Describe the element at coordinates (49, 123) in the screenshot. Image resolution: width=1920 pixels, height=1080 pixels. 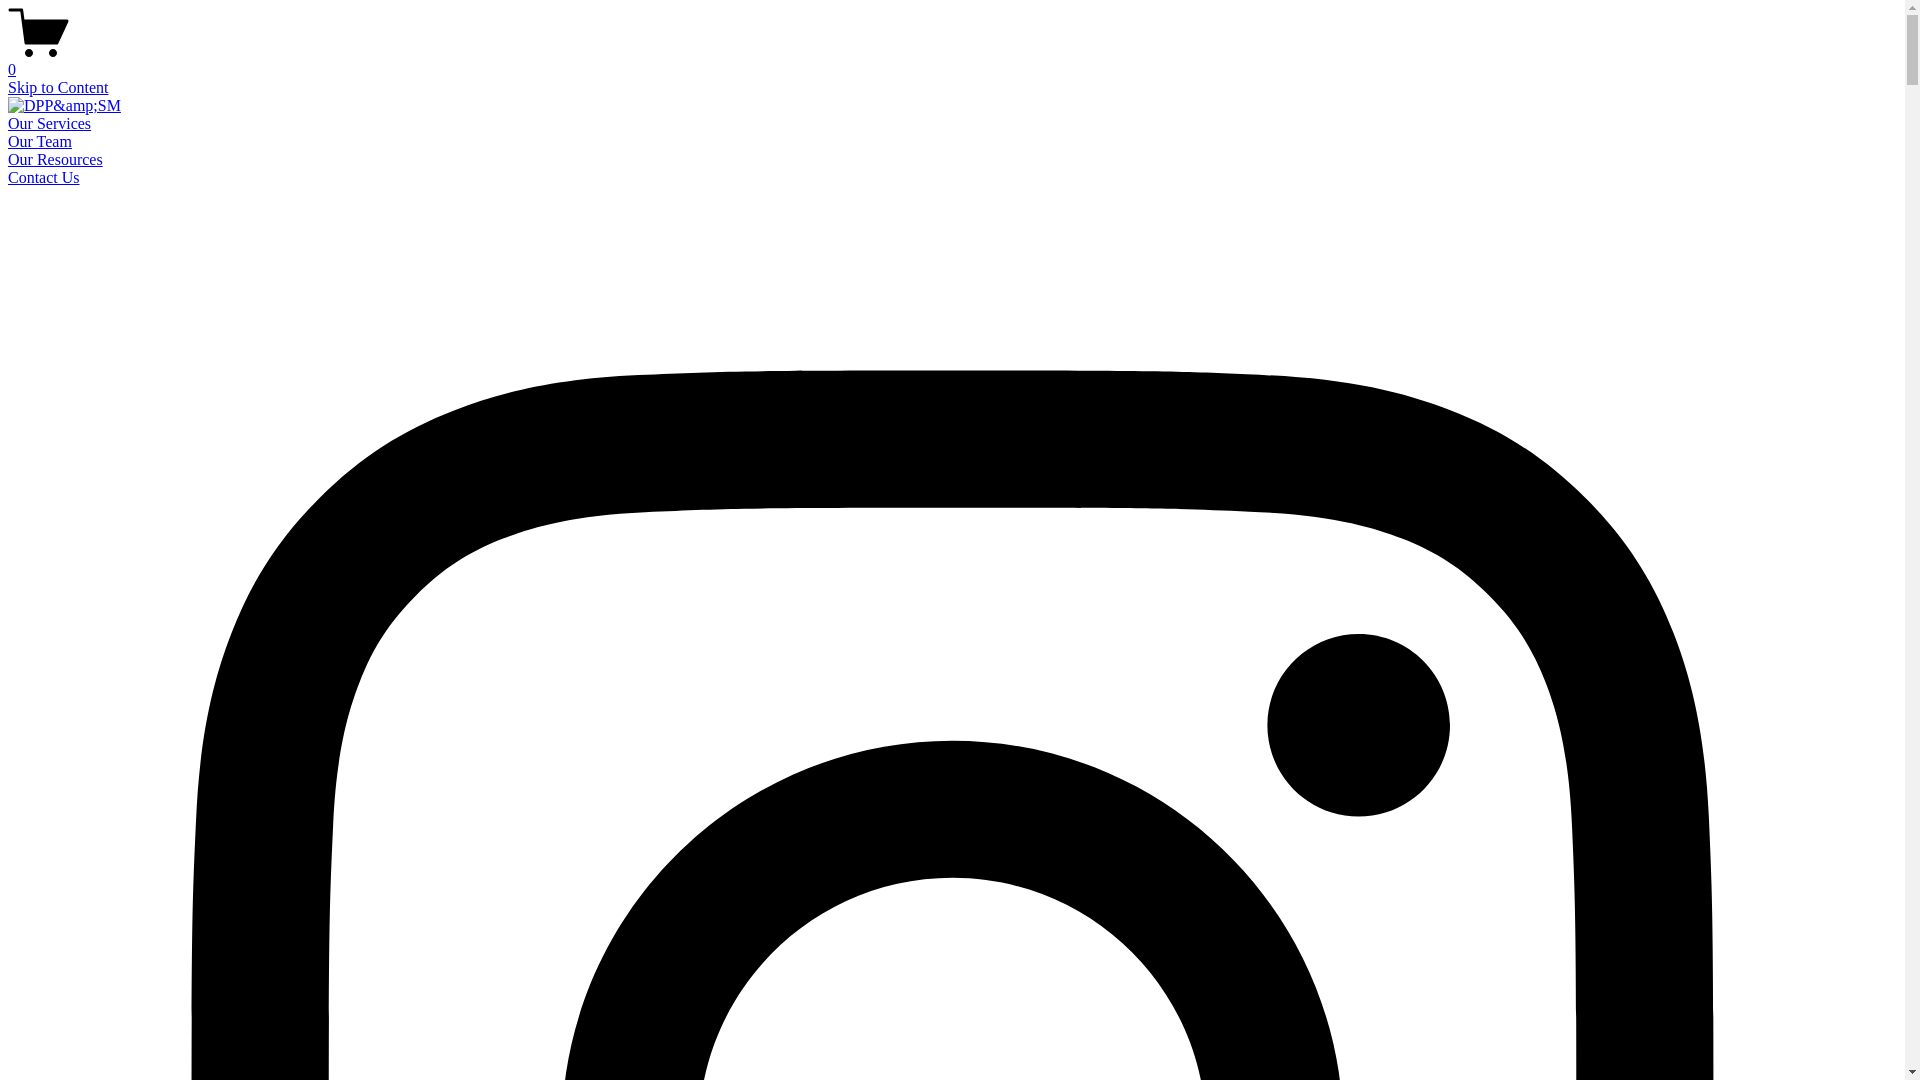
I see `'Our Services'` at that location.